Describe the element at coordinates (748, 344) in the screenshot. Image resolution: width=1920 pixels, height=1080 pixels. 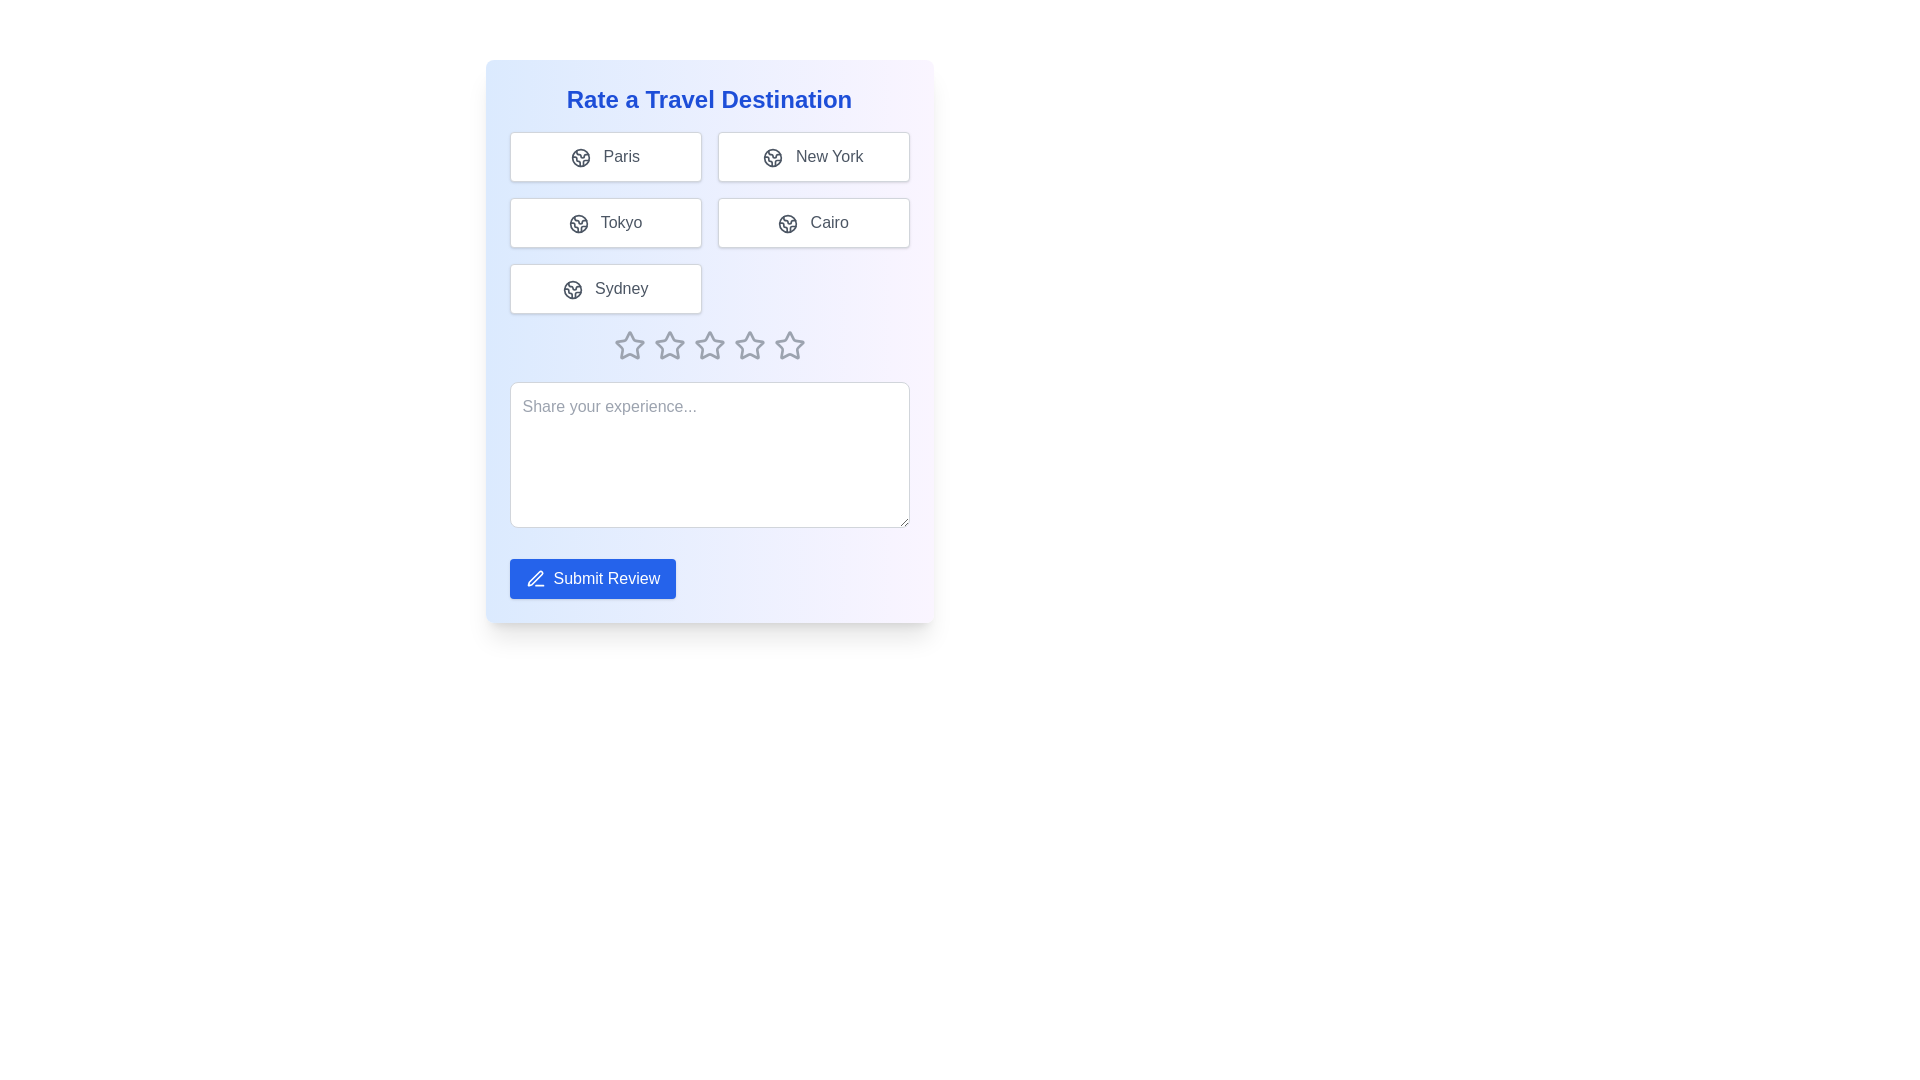
I see `the third star icon used for rating a travel destination` at that location.